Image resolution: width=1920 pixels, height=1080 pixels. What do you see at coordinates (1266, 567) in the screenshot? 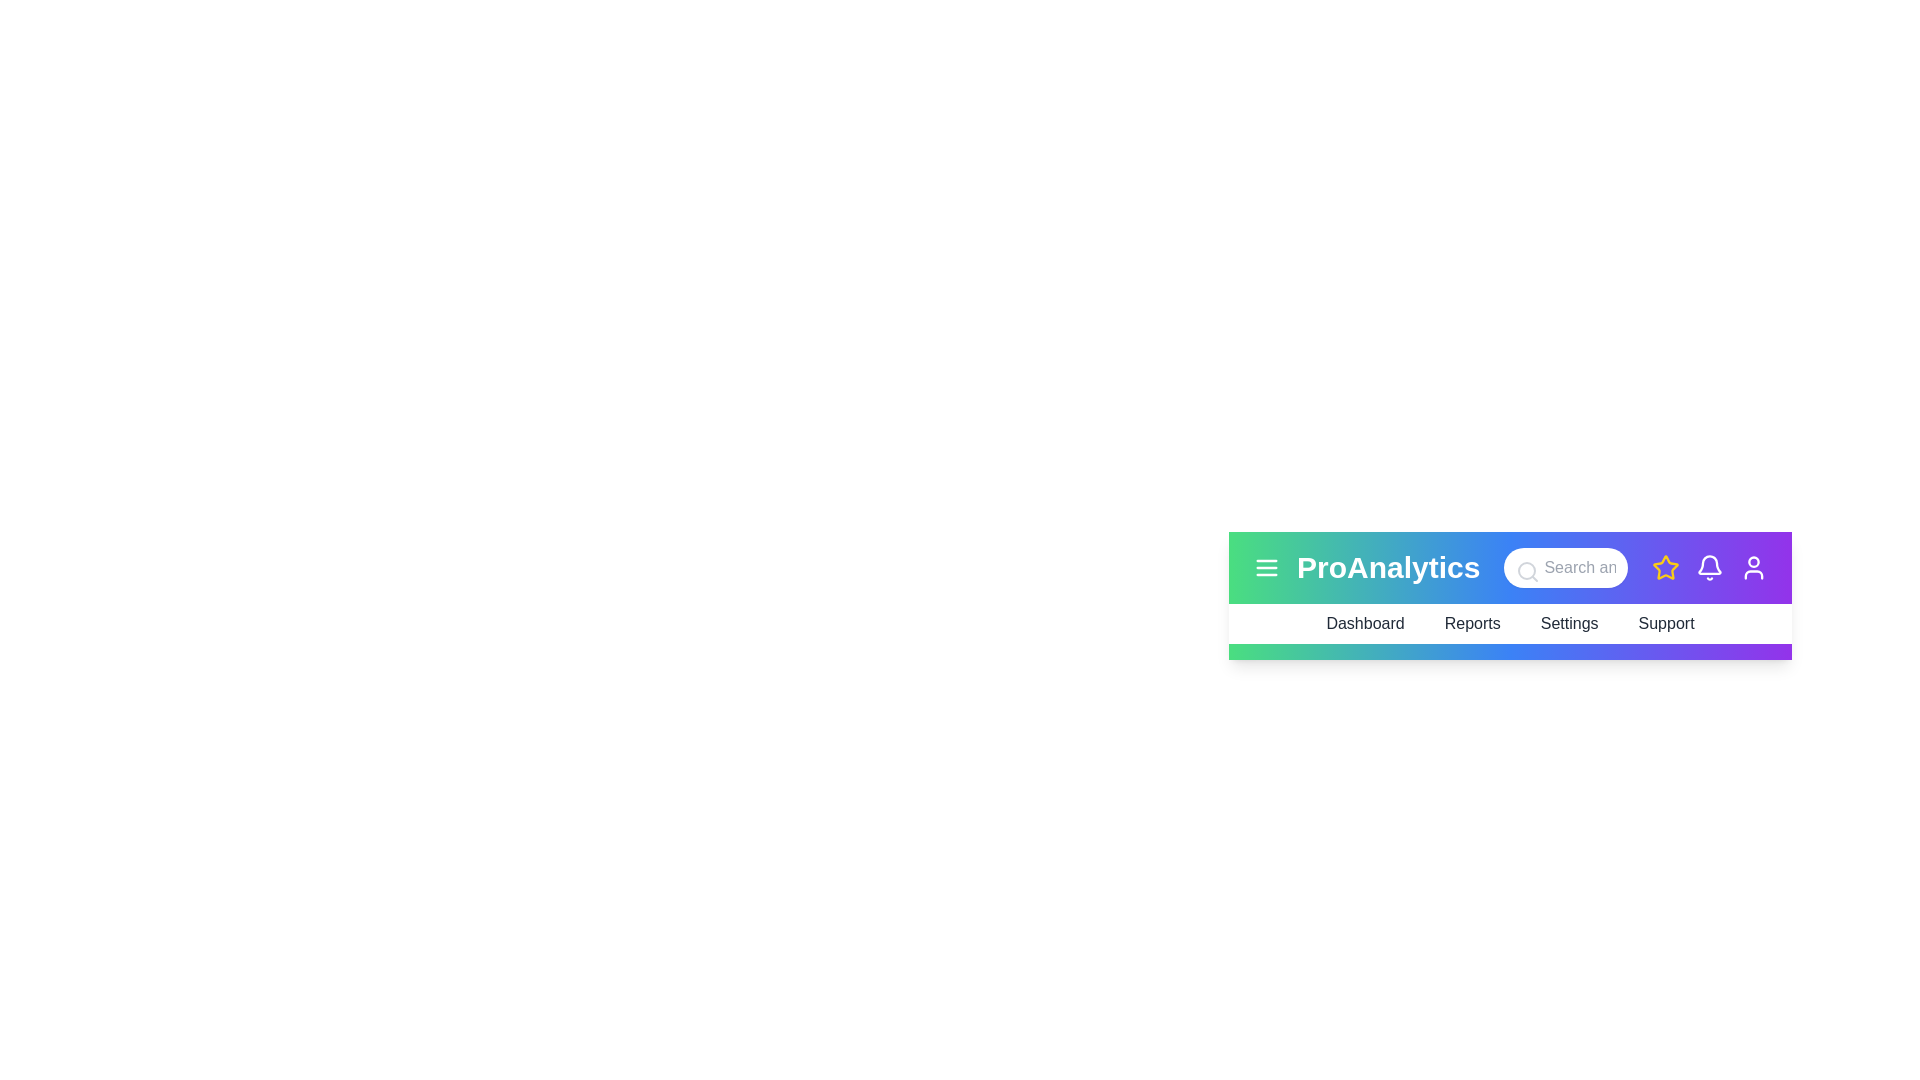
I see `the menu button to toggle the menu visibility` at bounding box center [1266, 567].